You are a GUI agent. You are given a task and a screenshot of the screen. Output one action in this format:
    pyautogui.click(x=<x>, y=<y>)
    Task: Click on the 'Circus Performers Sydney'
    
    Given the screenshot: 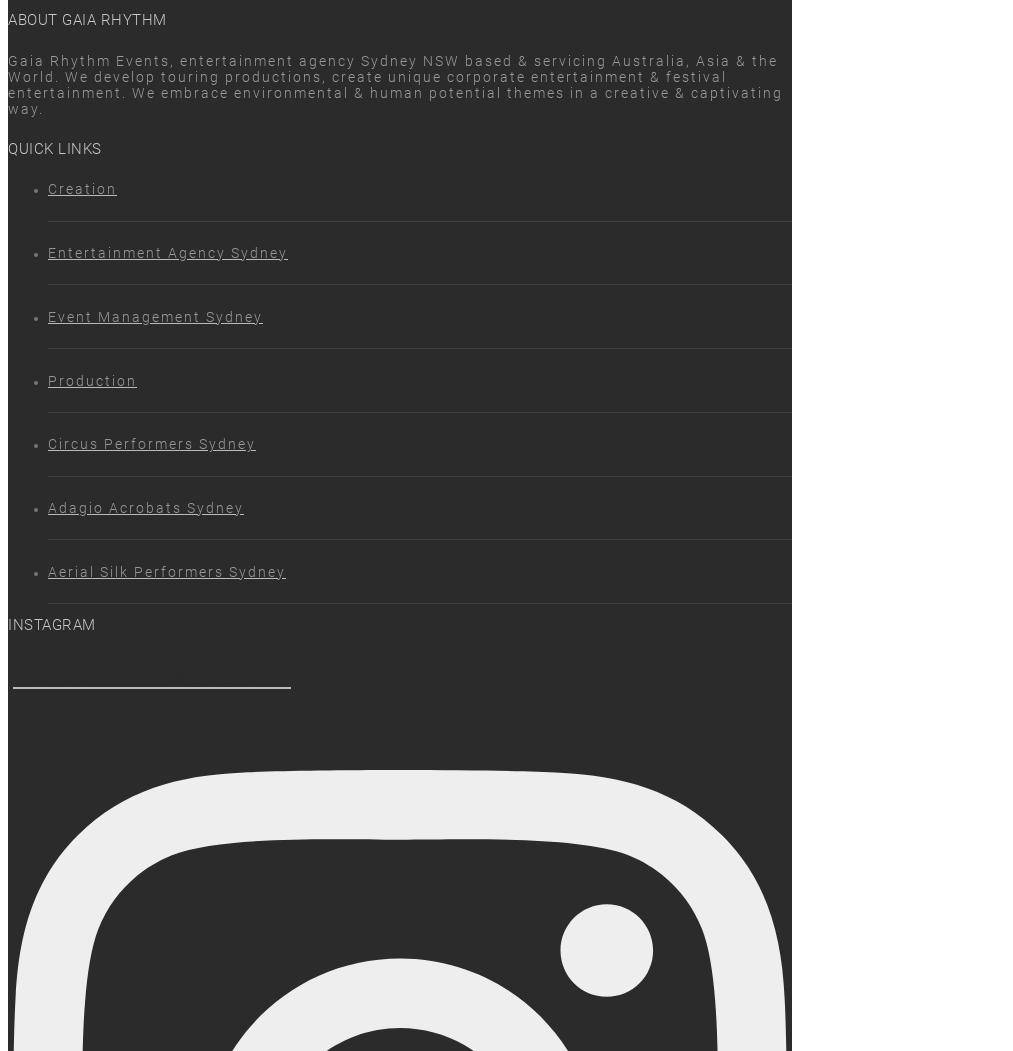 What is the action you would take?
    pyautogui.click(x=47, y=444)
    